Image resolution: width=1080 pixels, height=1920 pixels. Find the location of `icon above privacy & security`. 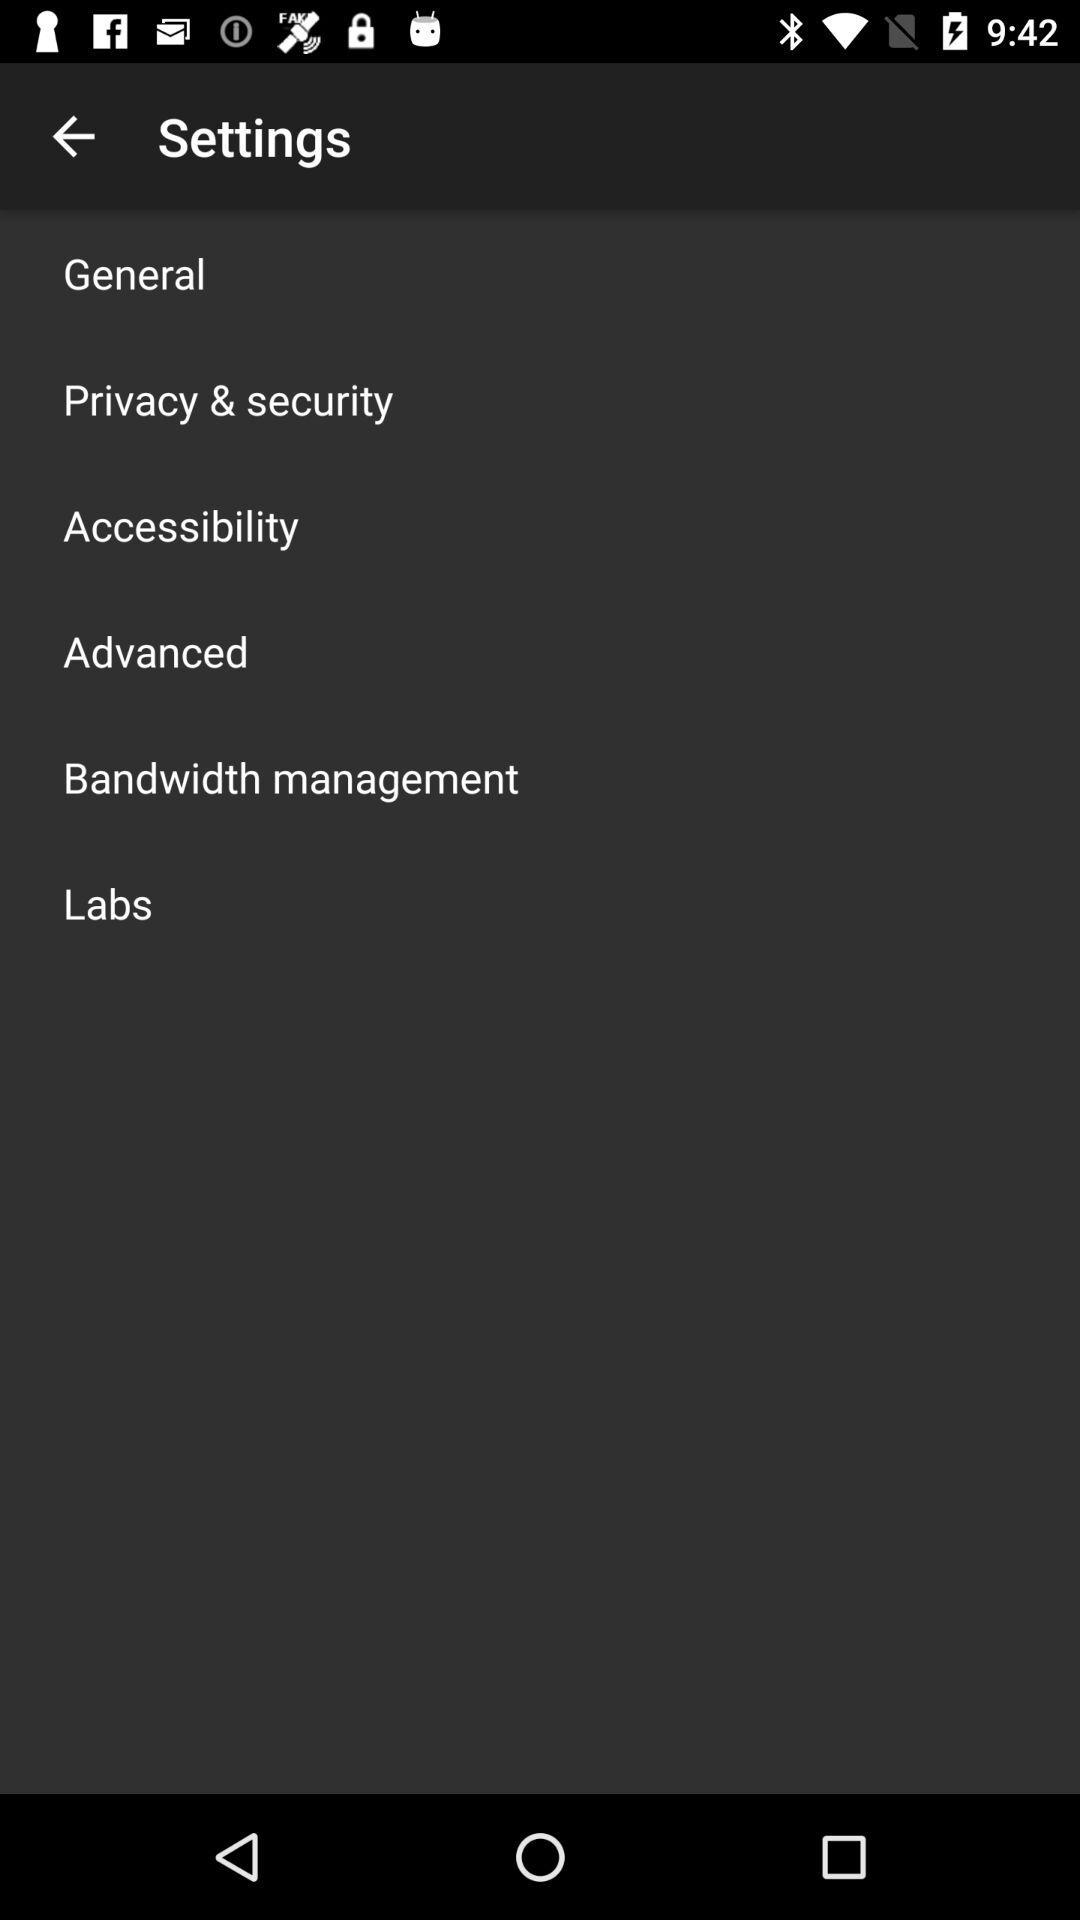

icon above privacy & security is located at coordinates (134, 272).